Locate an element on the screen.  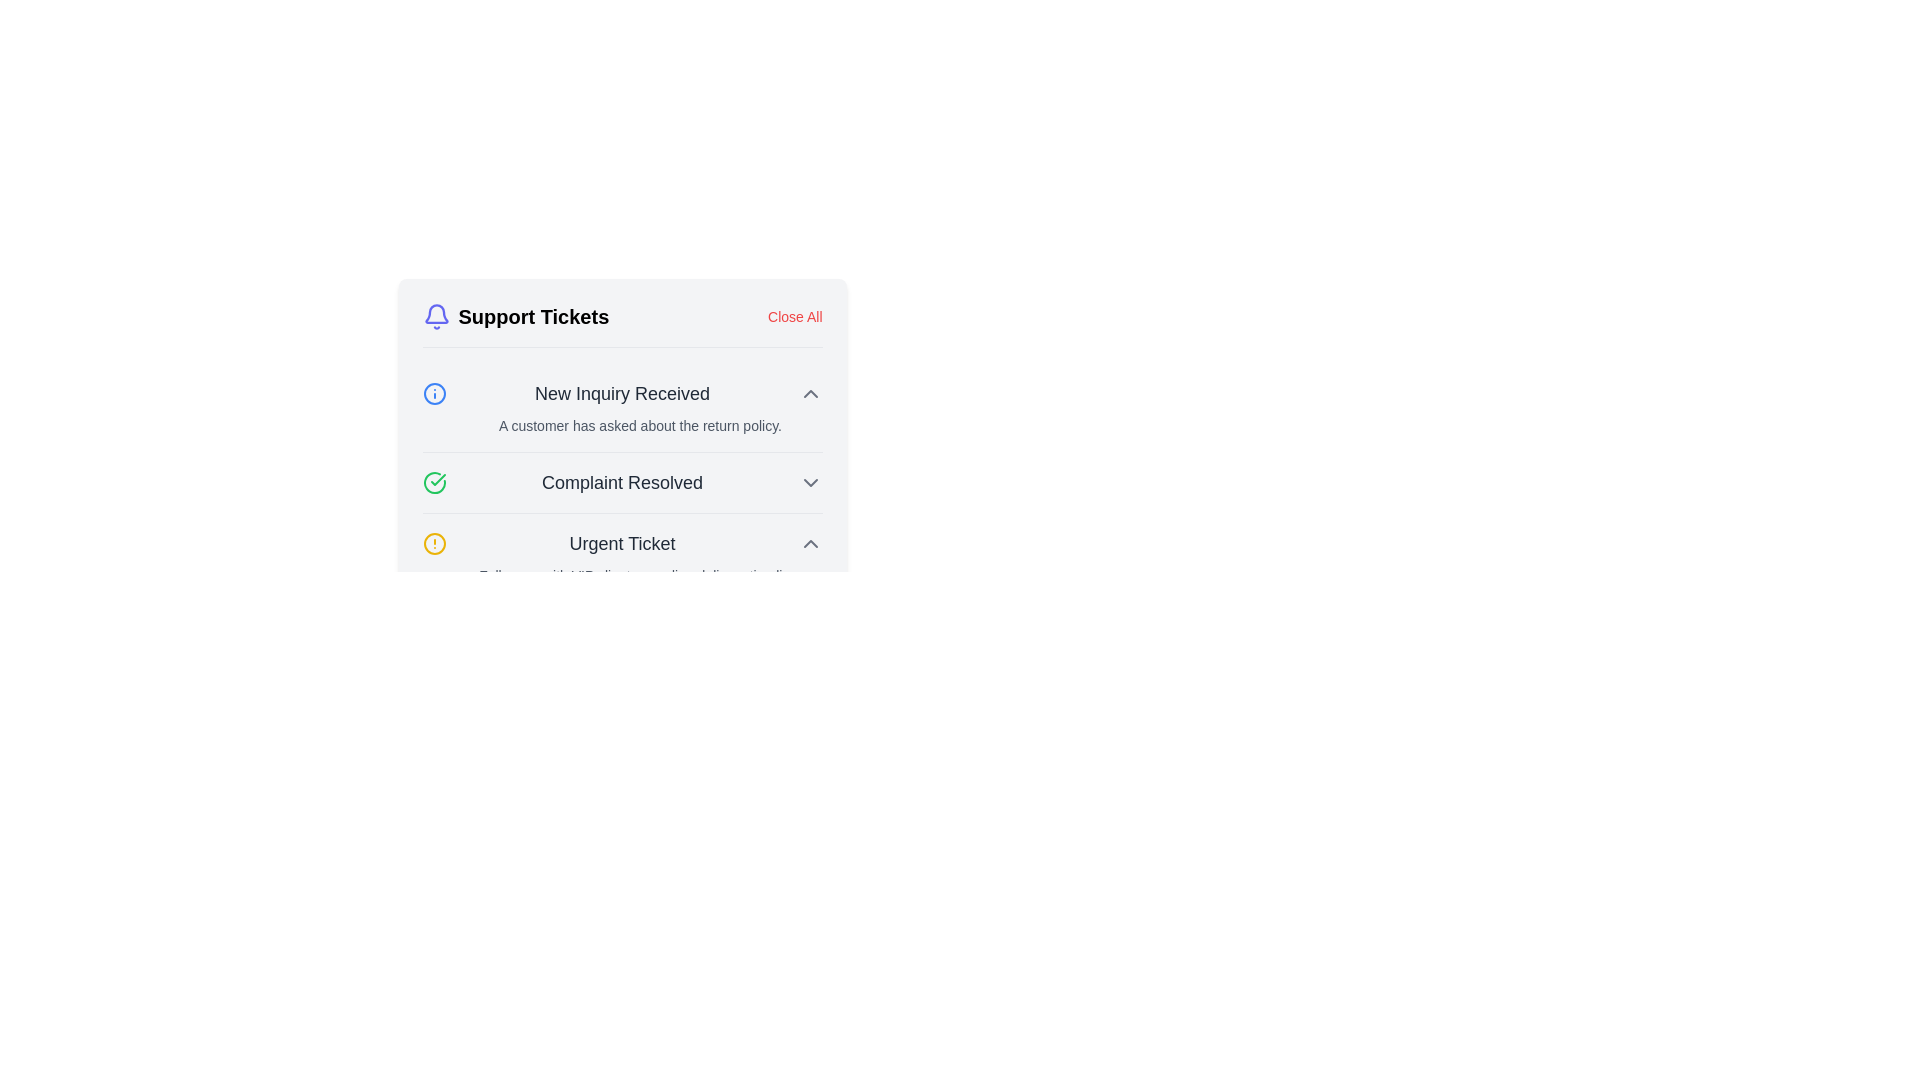
the text label indicating 'Support Tickets', which serves as a header for the section below it is located at coordinates (515, 315).